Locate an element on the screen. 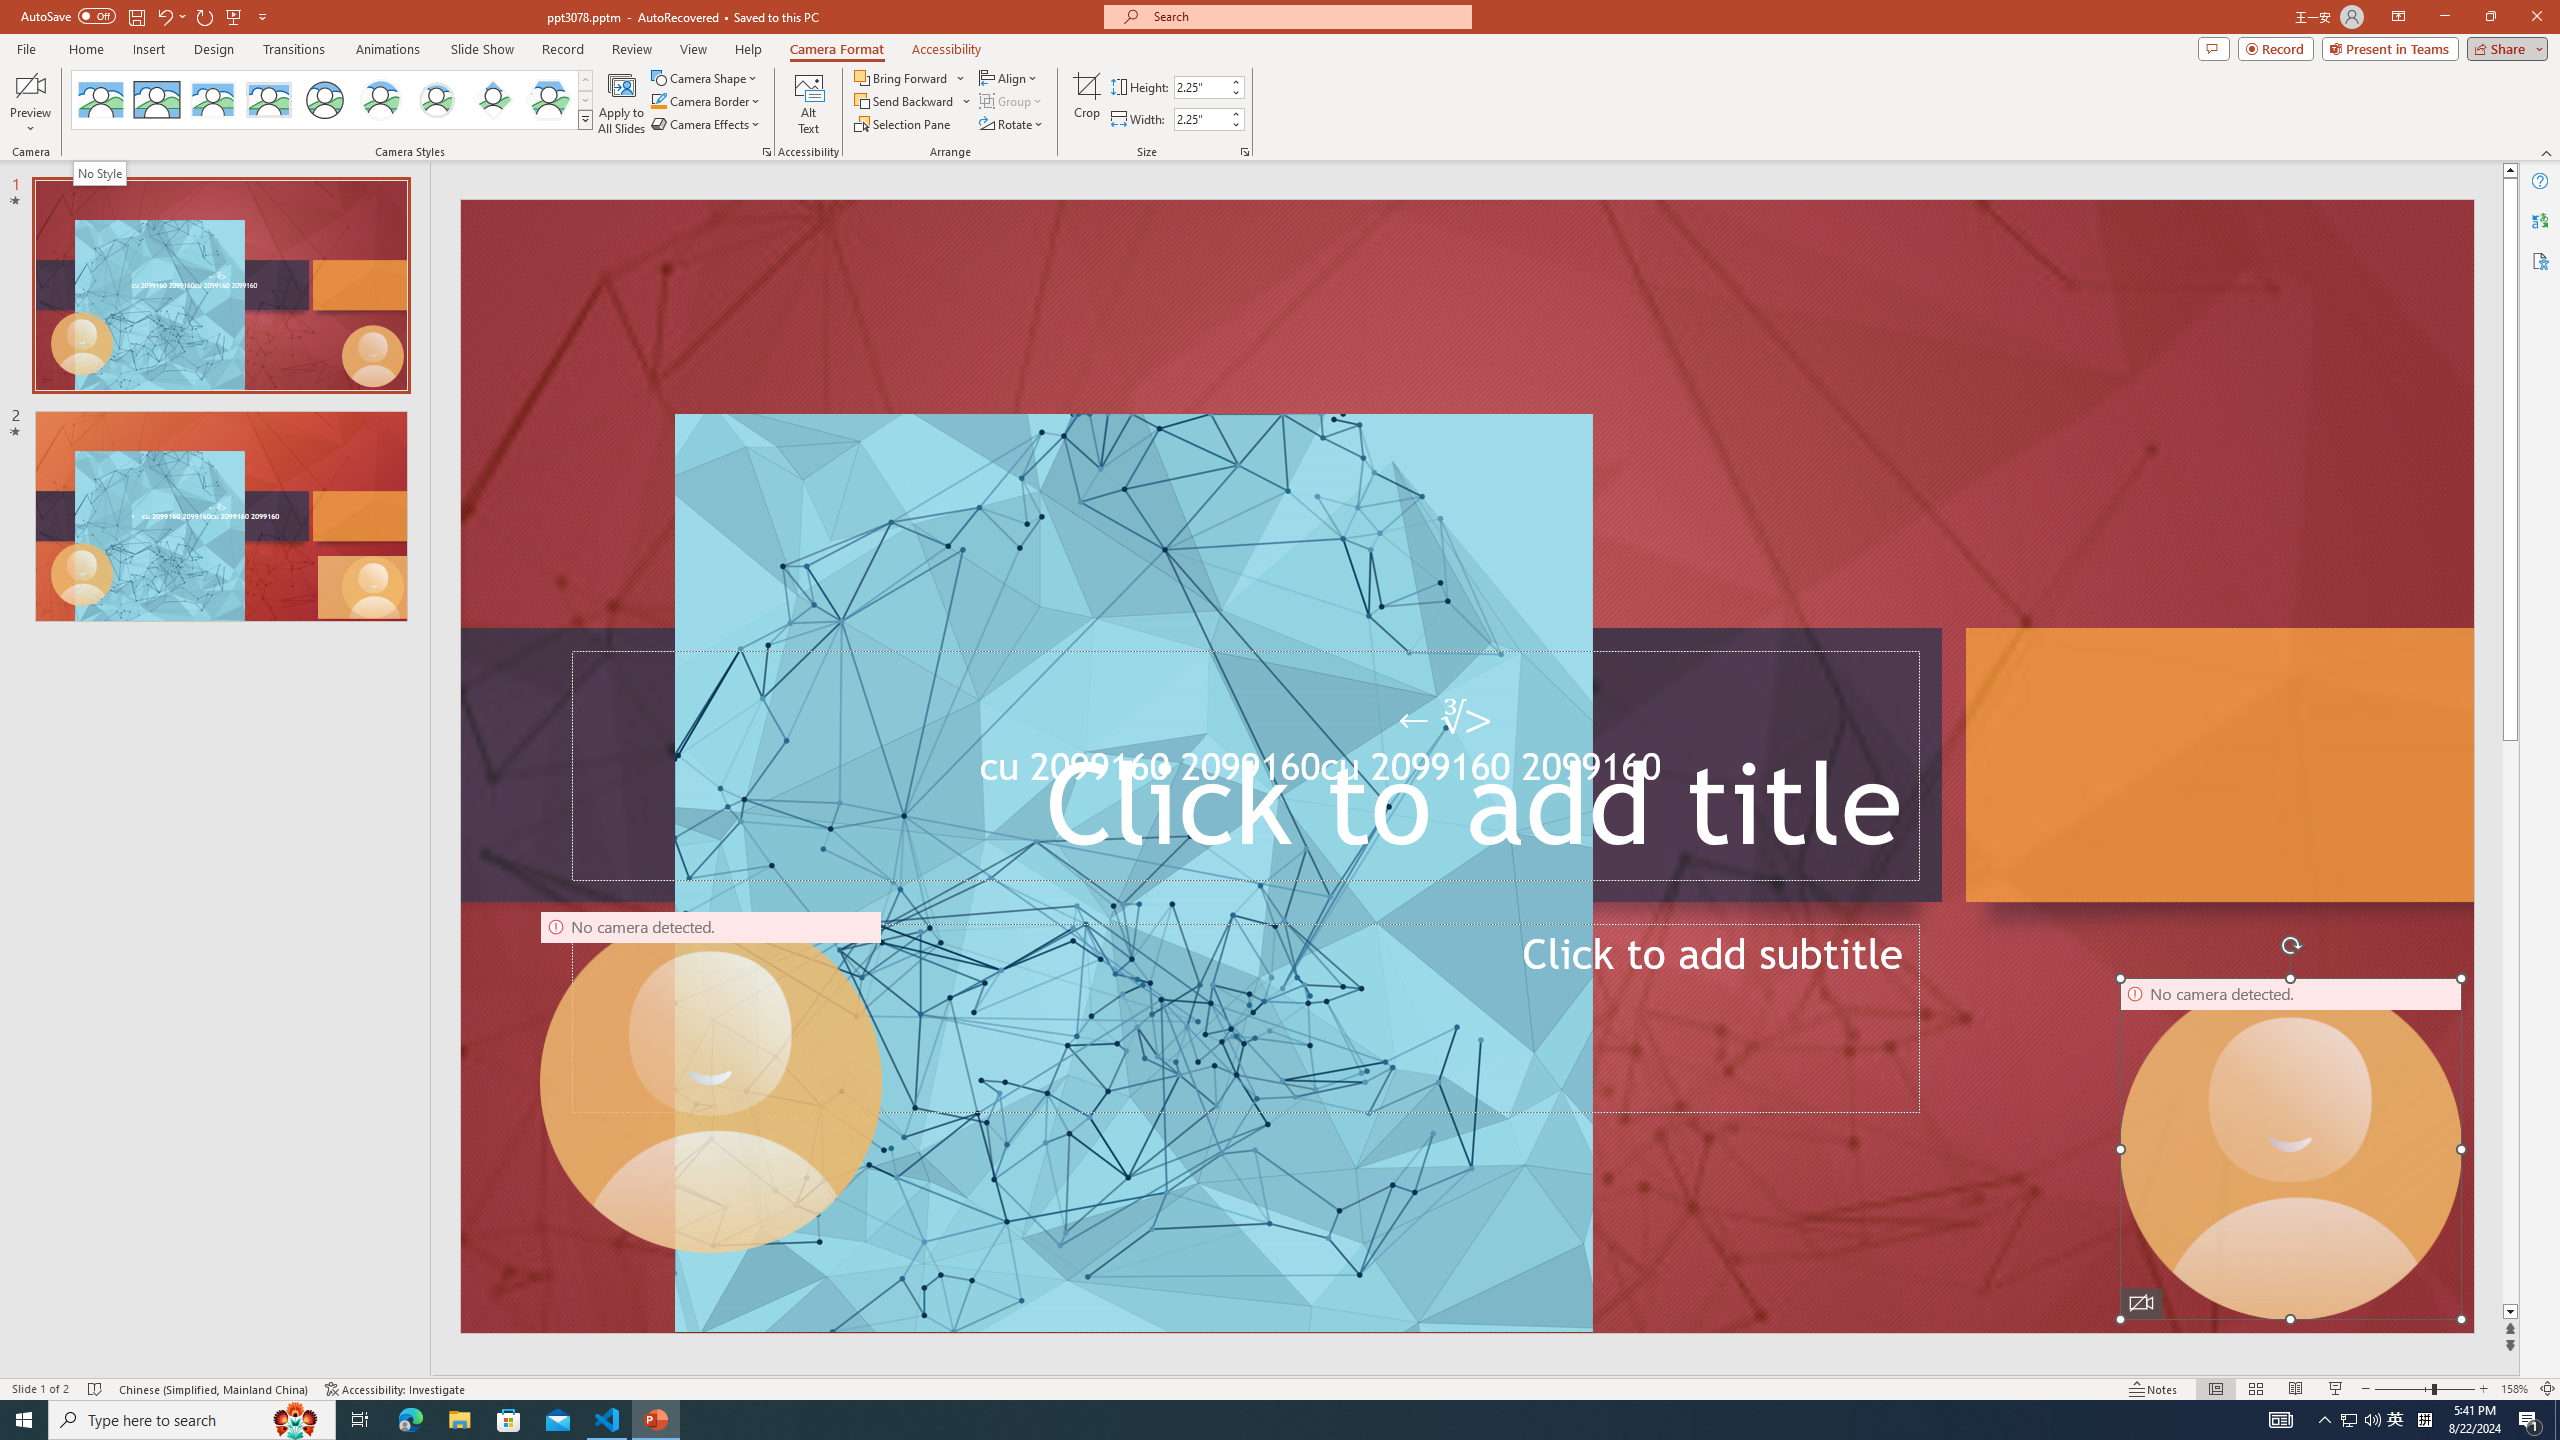 This screenshot has width=2560, height=1440. 'More' is located at coordinates (1235, 114).